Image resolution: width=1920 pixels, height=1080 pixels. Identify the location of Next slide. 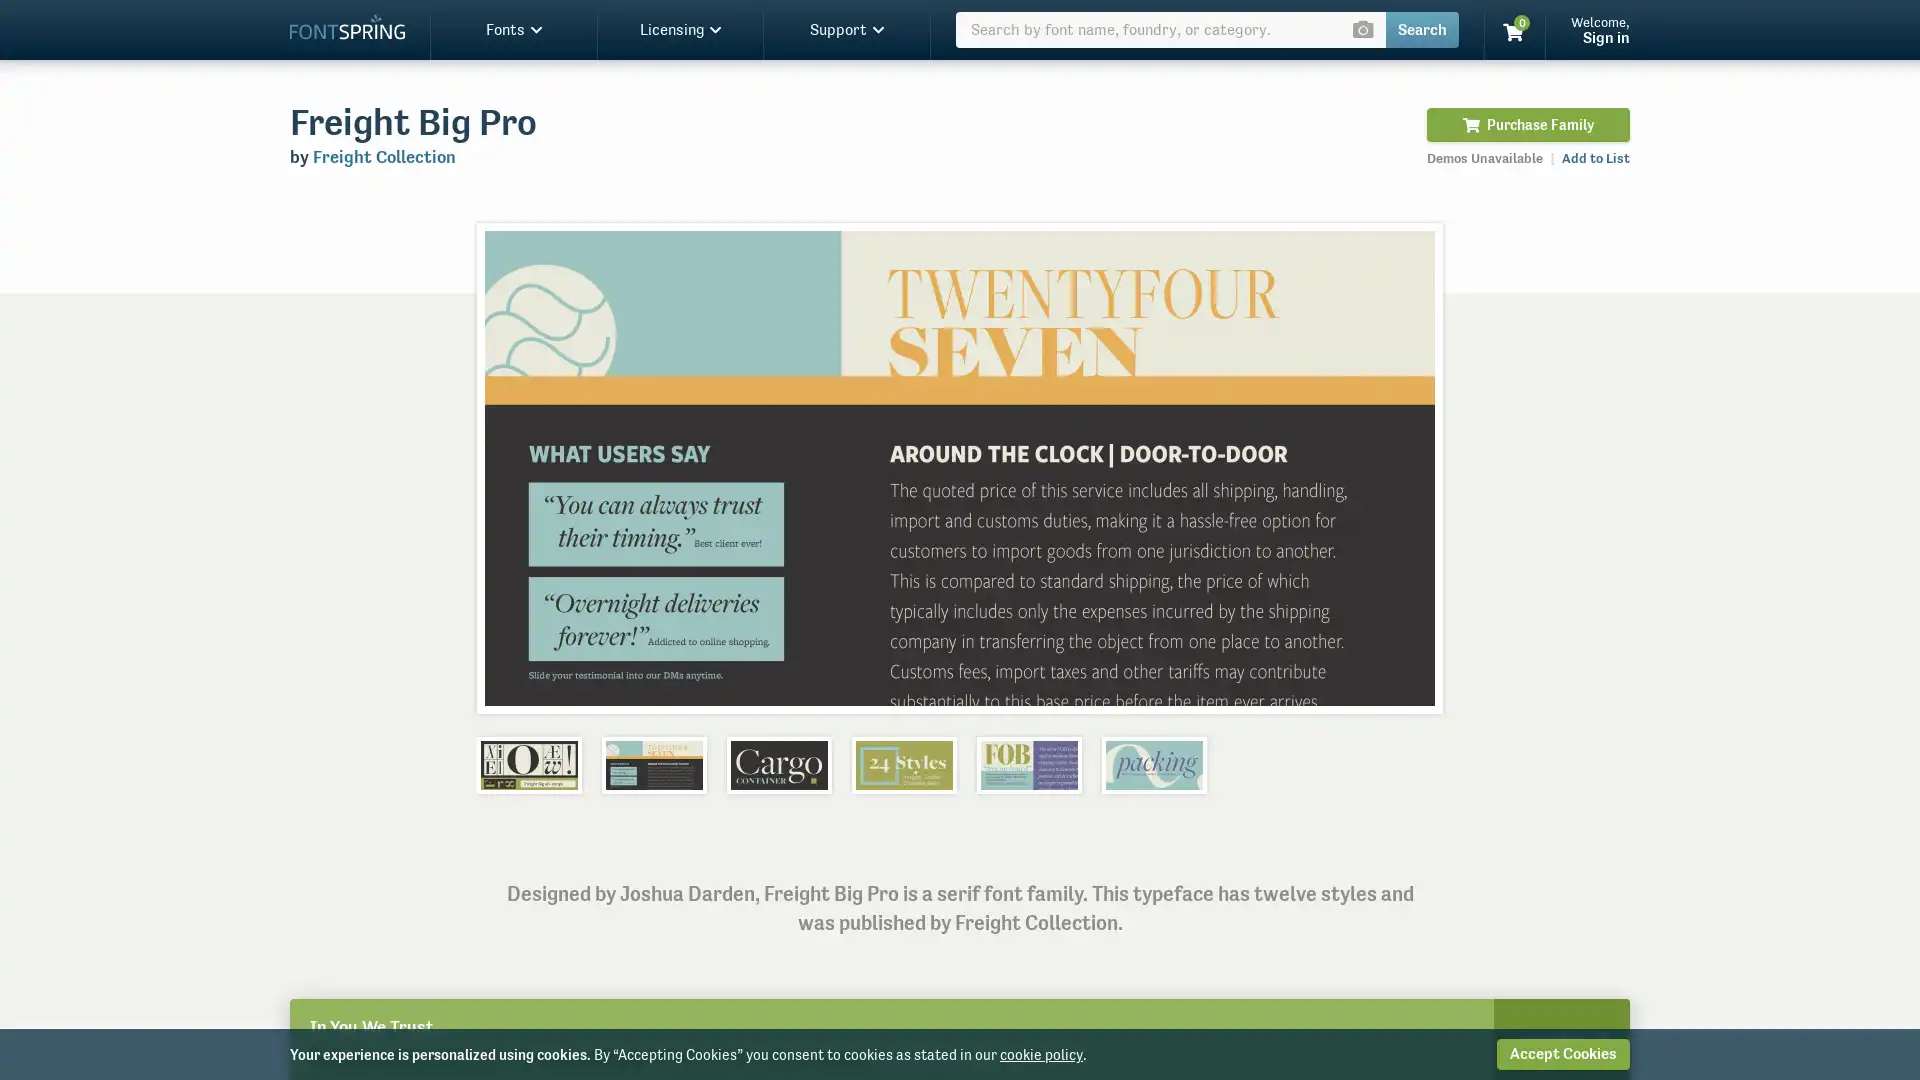
(1404, 467).